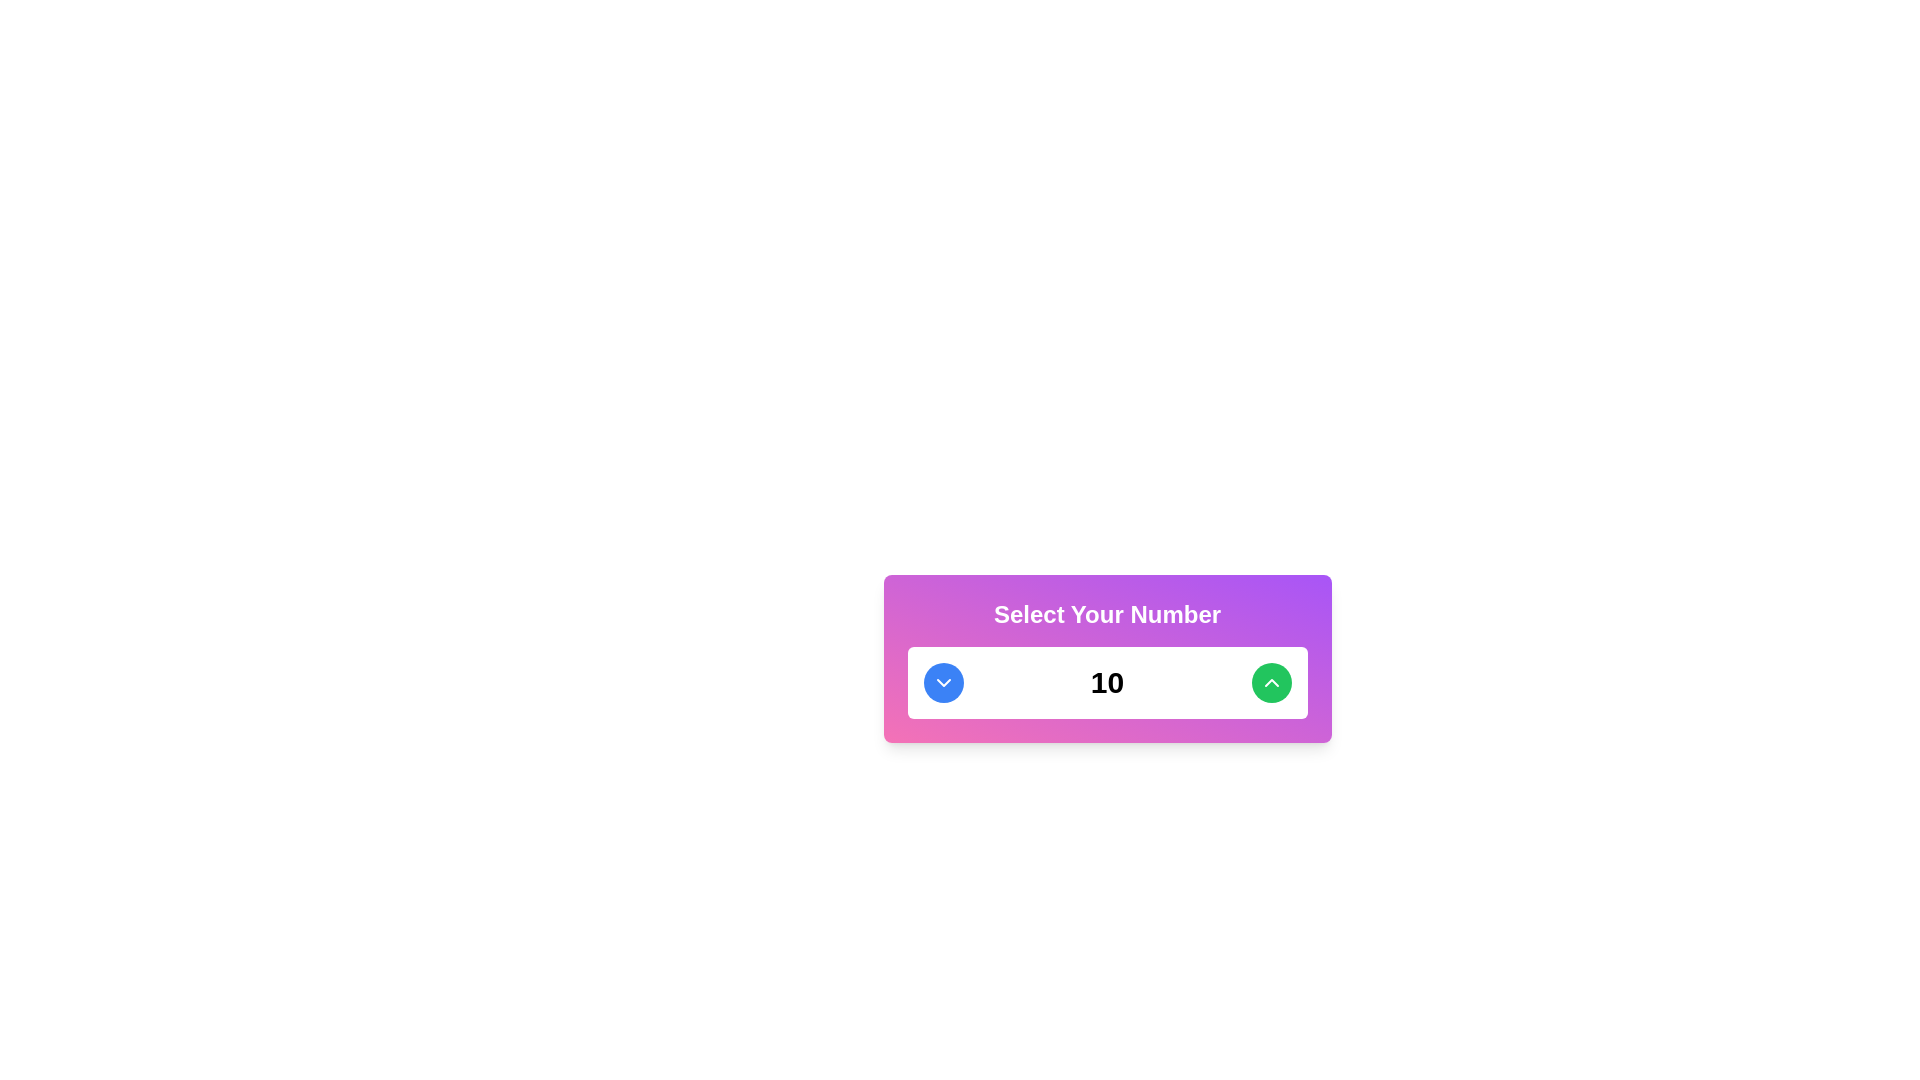 Image resolution: width=1920 pixels, height=1080 pixels. Describe the element at coordinates (942, 681) in the screenshot. I see `the dropdown icon located on the left side of the input box displaying the number '10' within the 'Select Your Number' card` at that location.